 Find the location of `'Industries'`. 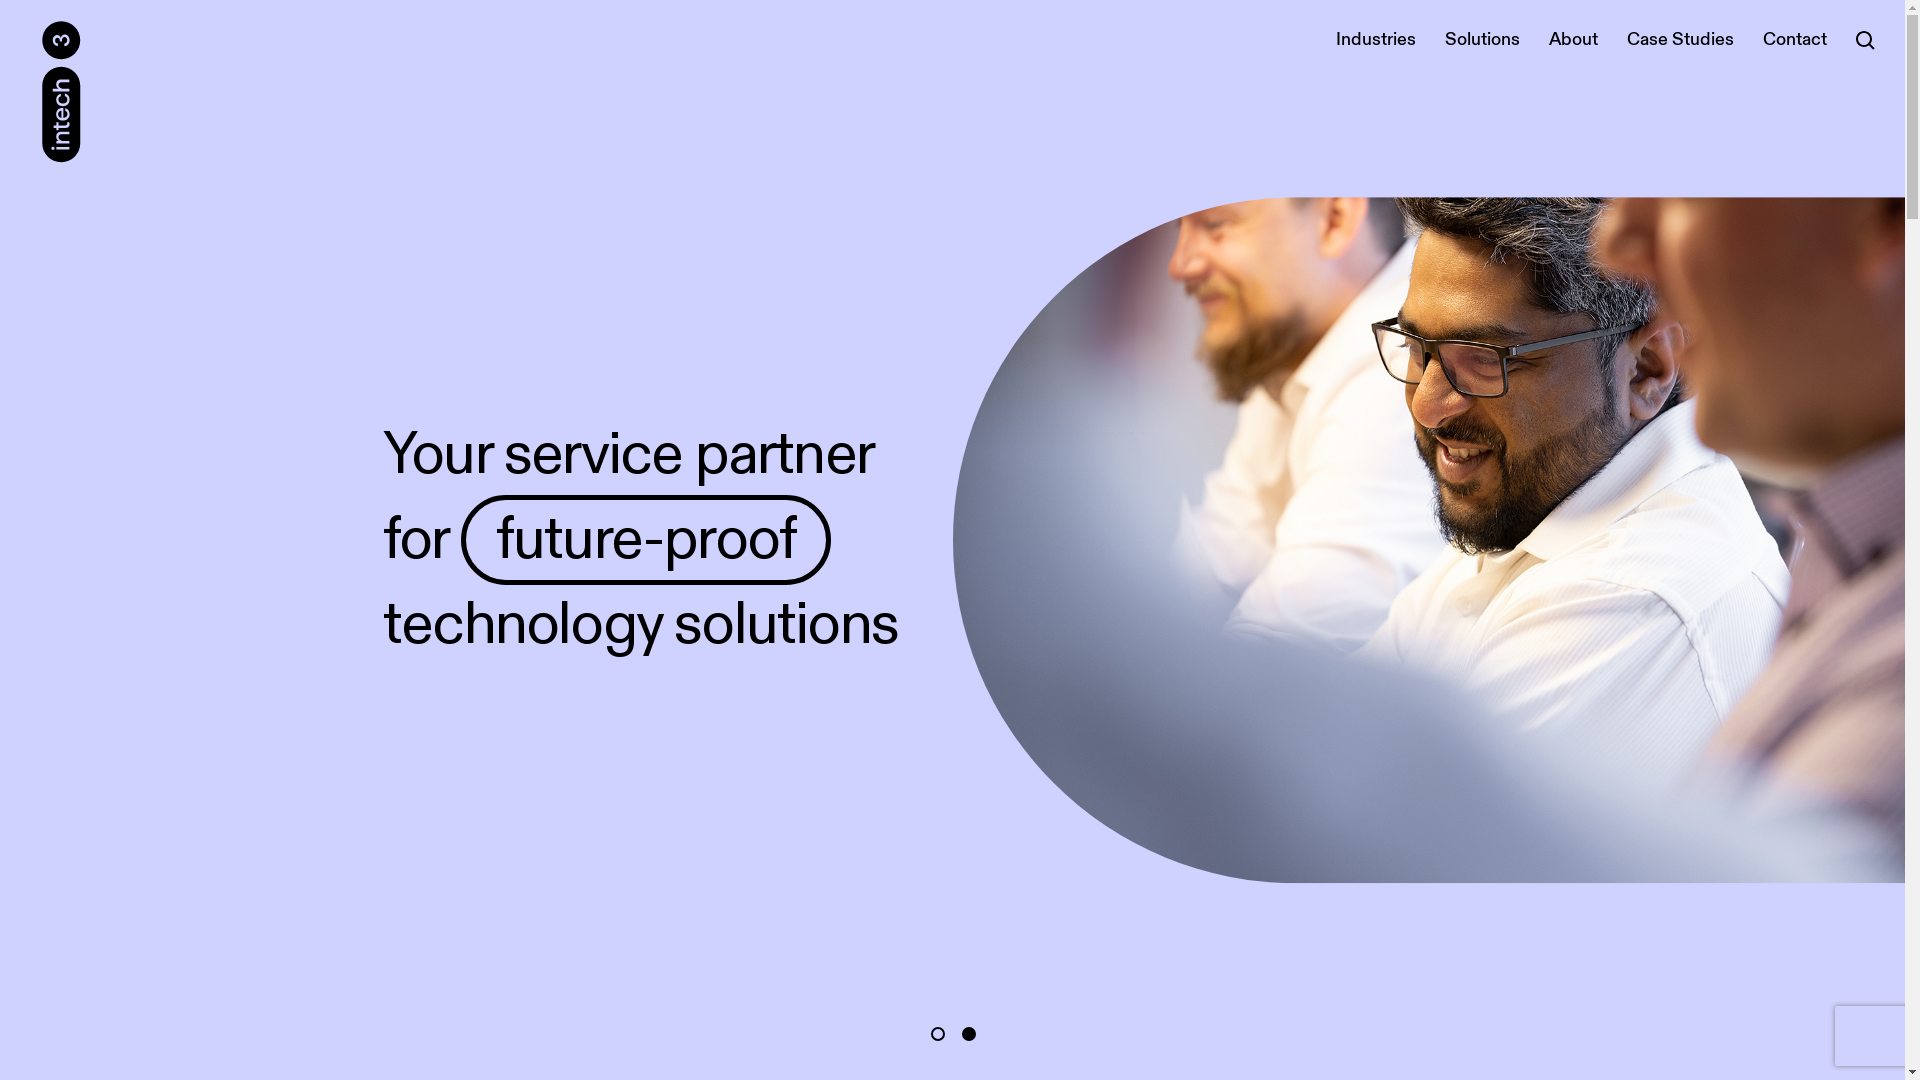

'Industries' is located at coordinates (1375, 39).